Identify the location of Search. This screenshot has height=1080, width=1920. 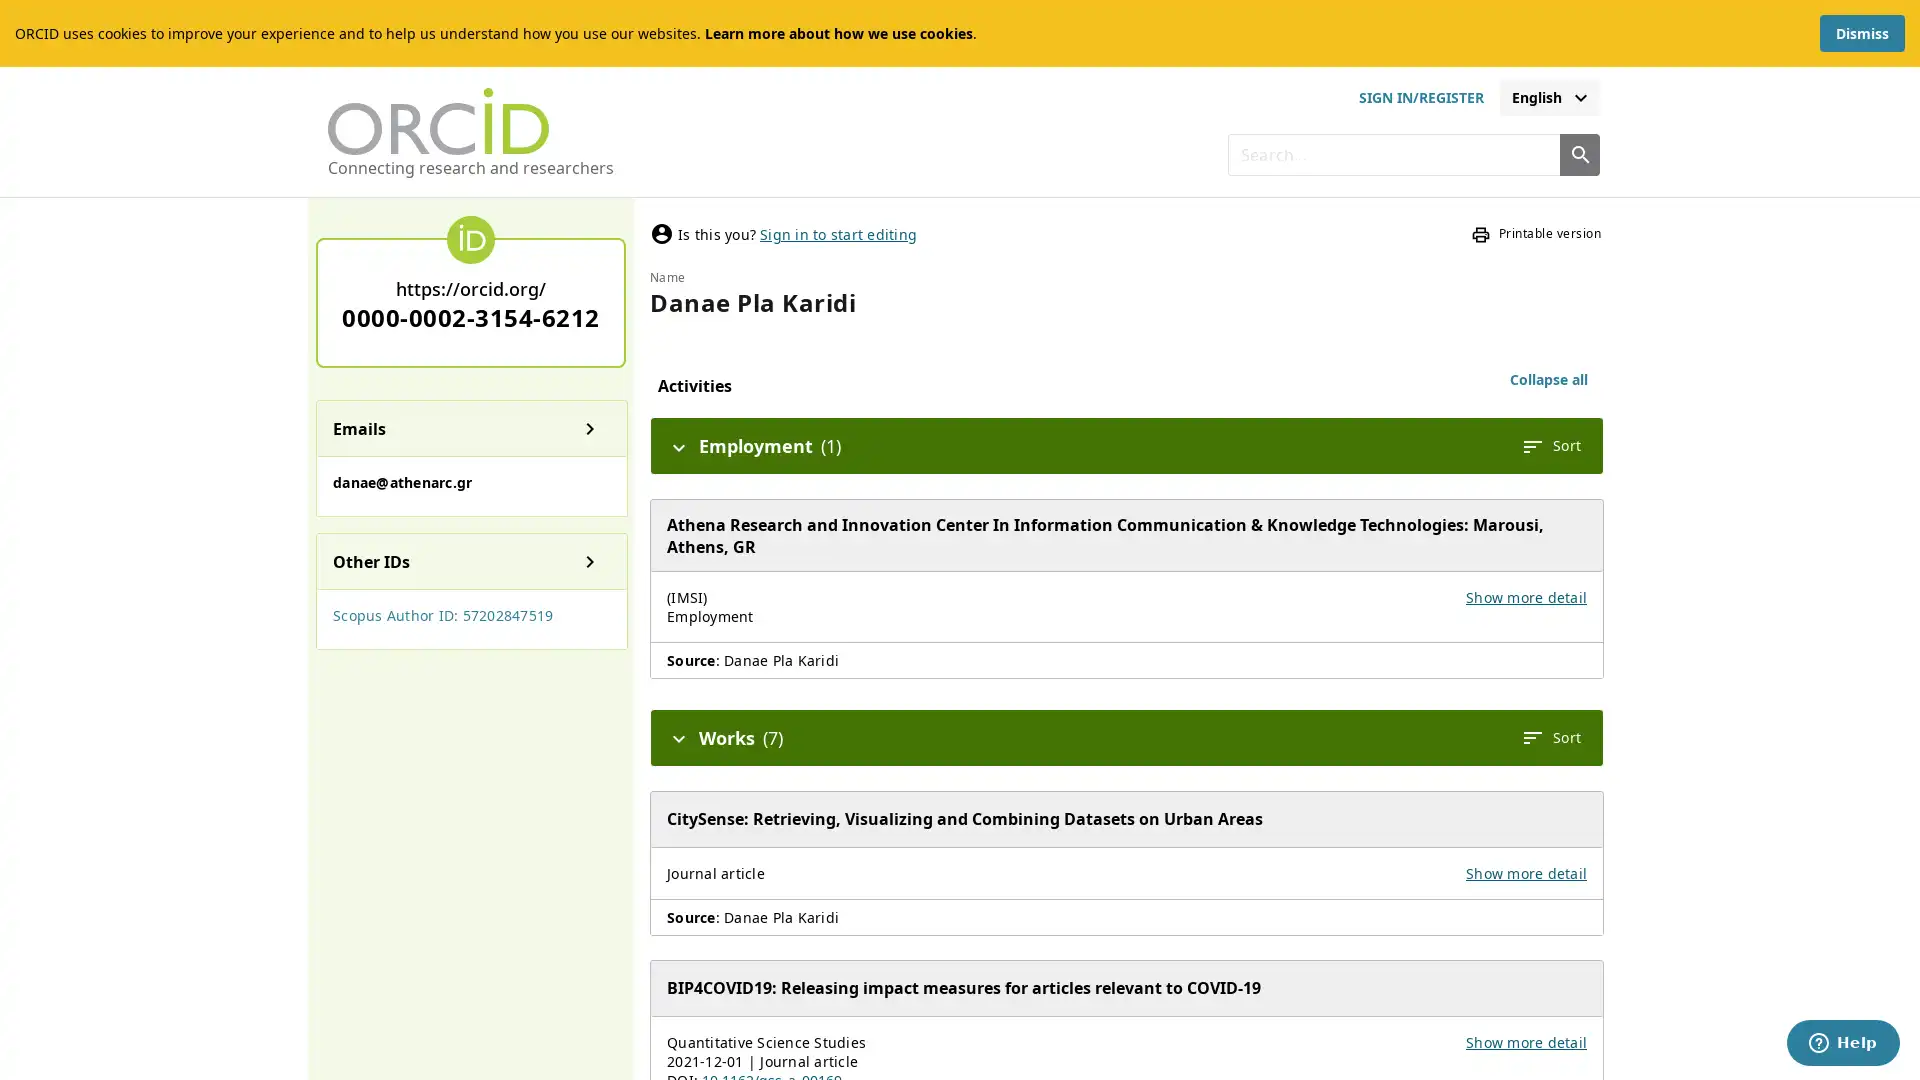
(1578, 153).